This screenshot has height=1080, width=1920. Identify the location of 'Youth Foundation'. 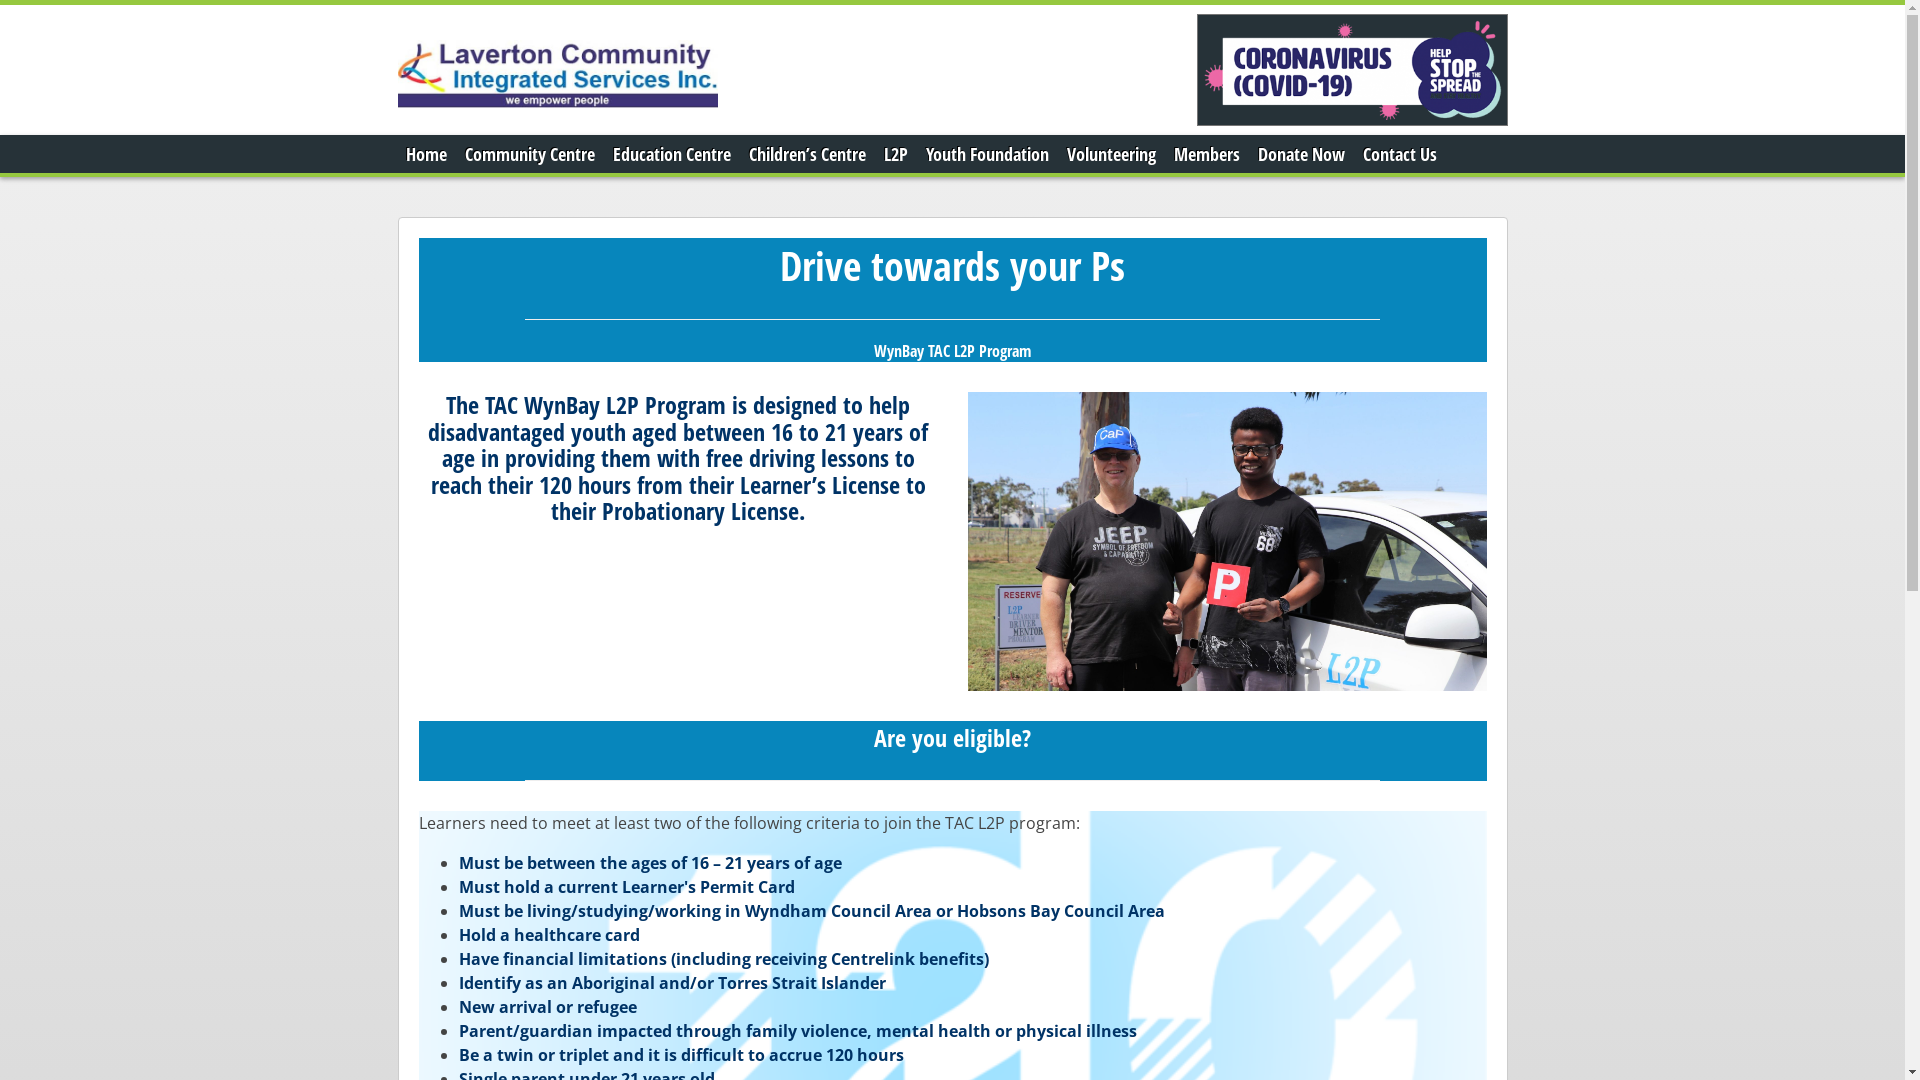
(987, 153).